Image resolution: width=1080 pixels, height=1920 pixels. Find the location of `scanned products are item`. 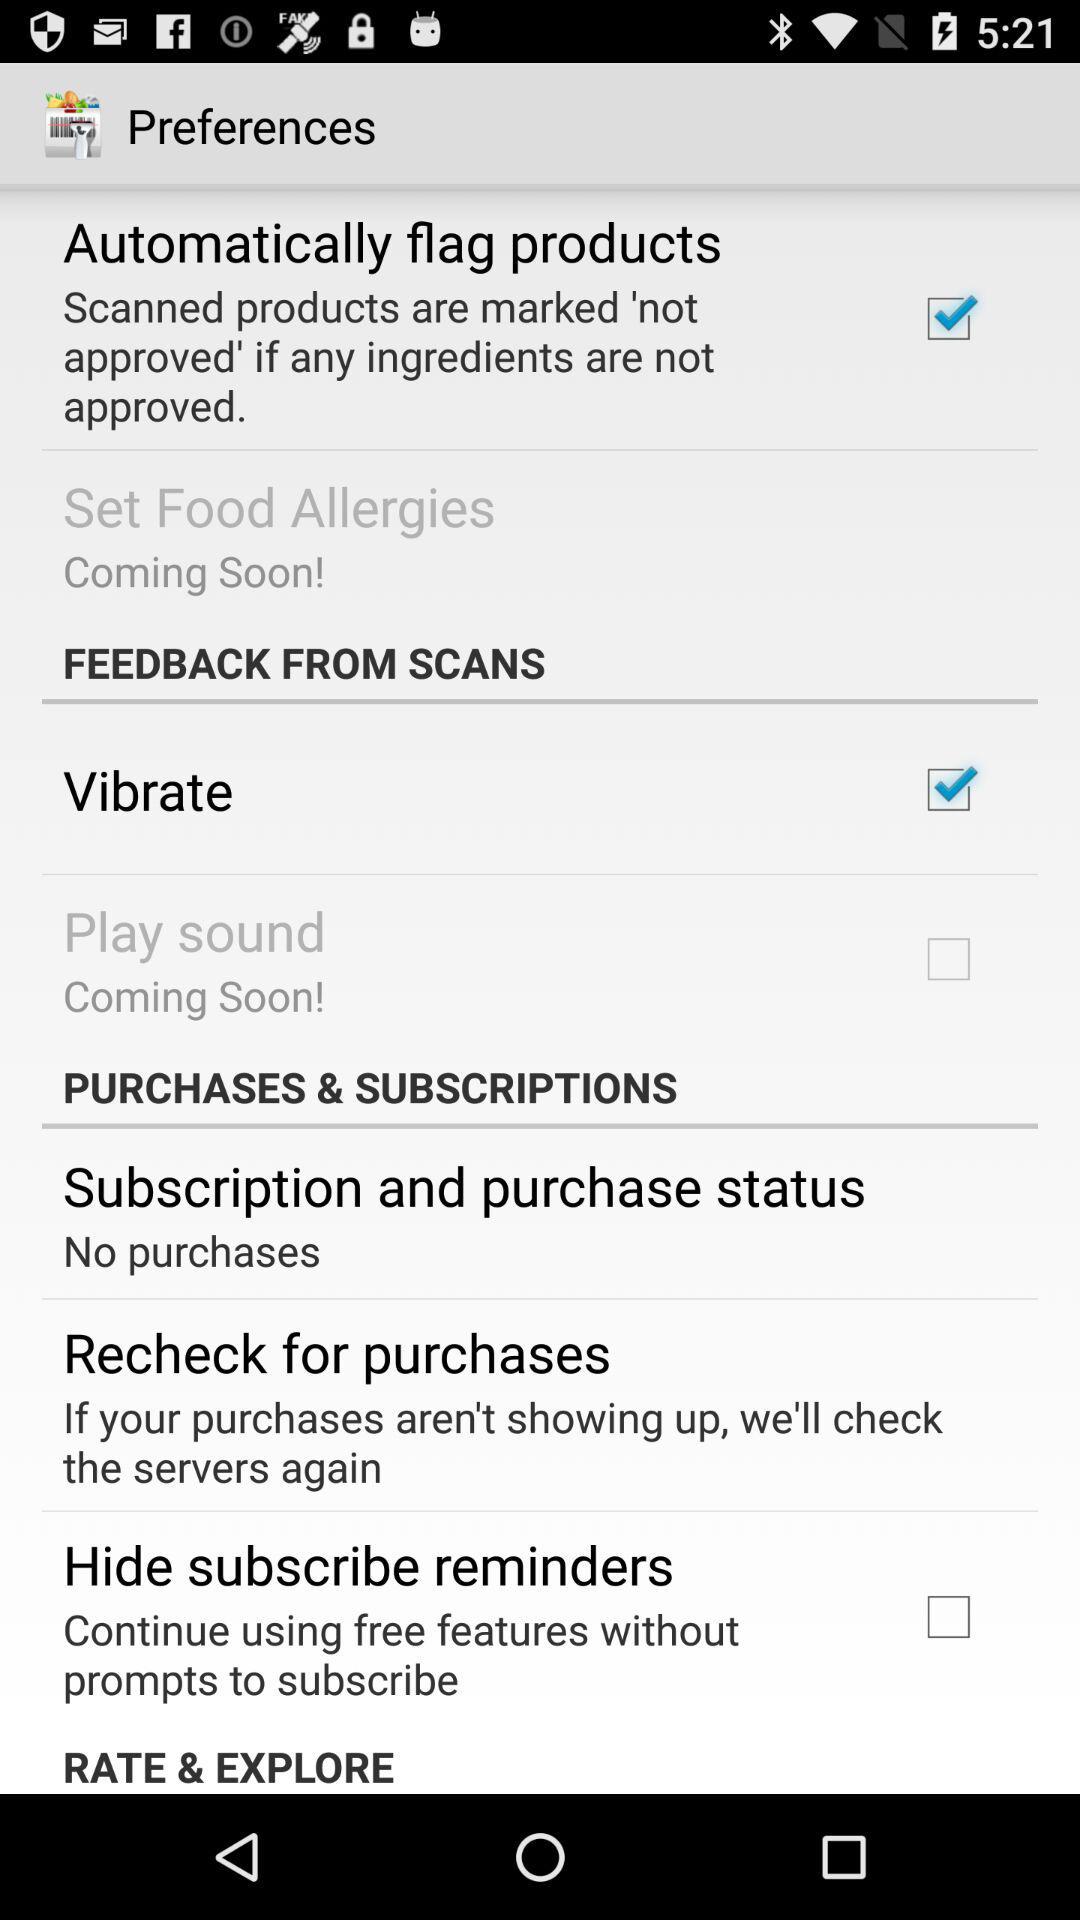

scanned products are item is located at coordinates (463, 355).